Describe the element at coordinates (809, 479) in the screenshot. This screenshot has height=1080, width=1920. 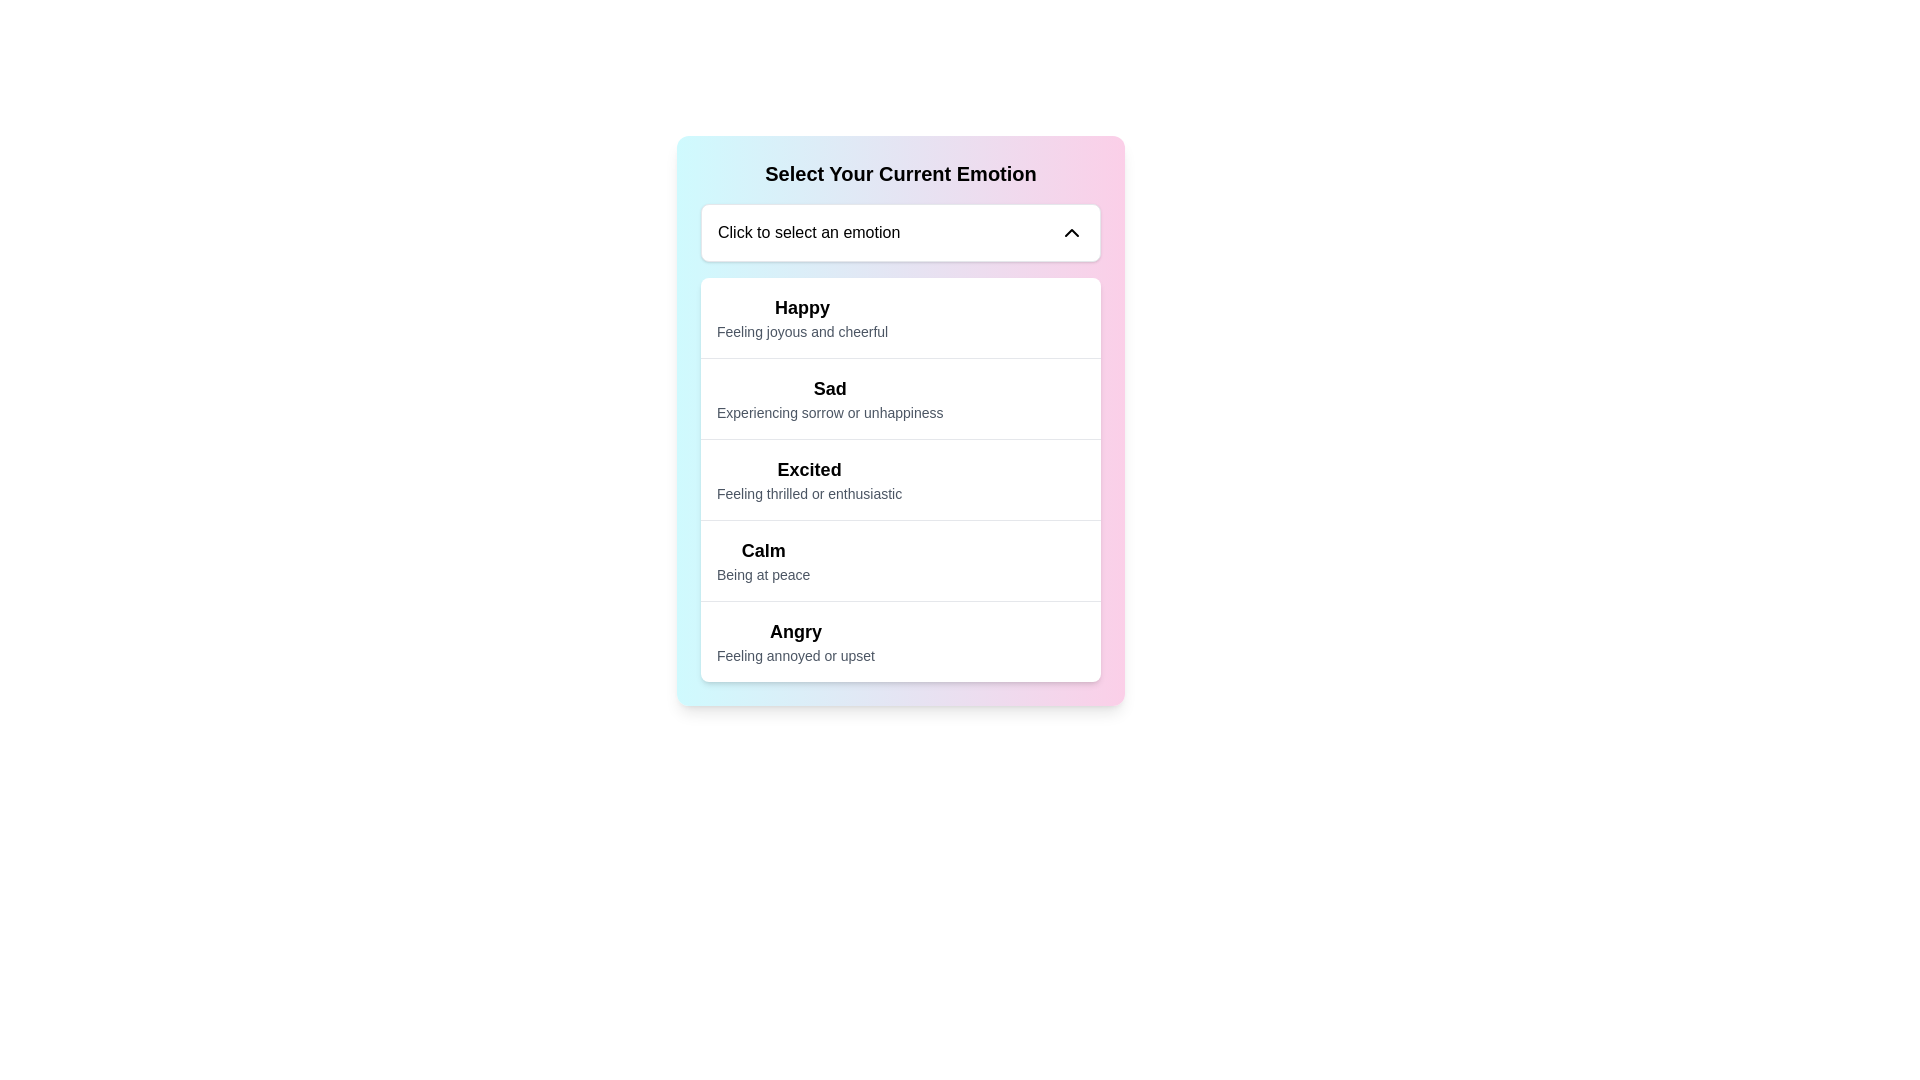
I see `the 'Excited' list item in the dropdown menu` at that location.